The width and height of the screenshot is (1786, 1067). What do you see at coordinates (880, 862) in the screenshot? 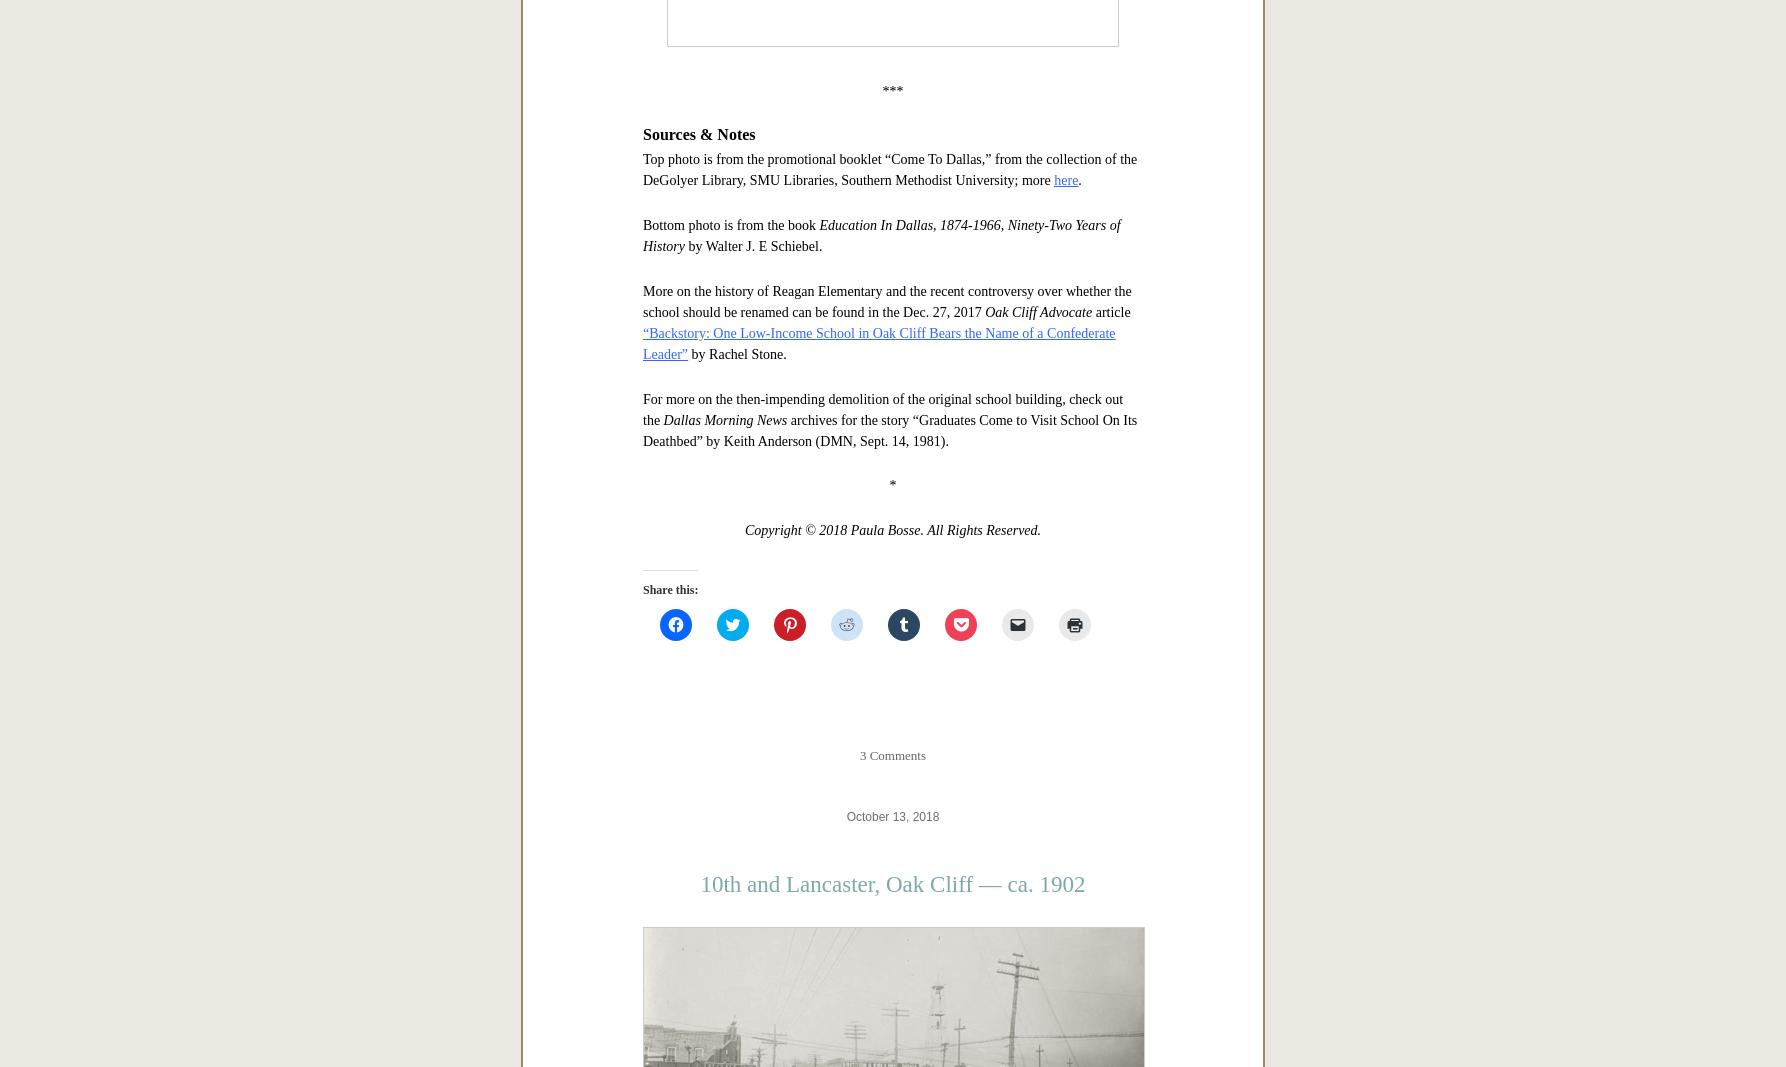
I see `'Education In Dallas, 1874-1966, Ninety-Two Years of History'` at bounding box center [880, 862].